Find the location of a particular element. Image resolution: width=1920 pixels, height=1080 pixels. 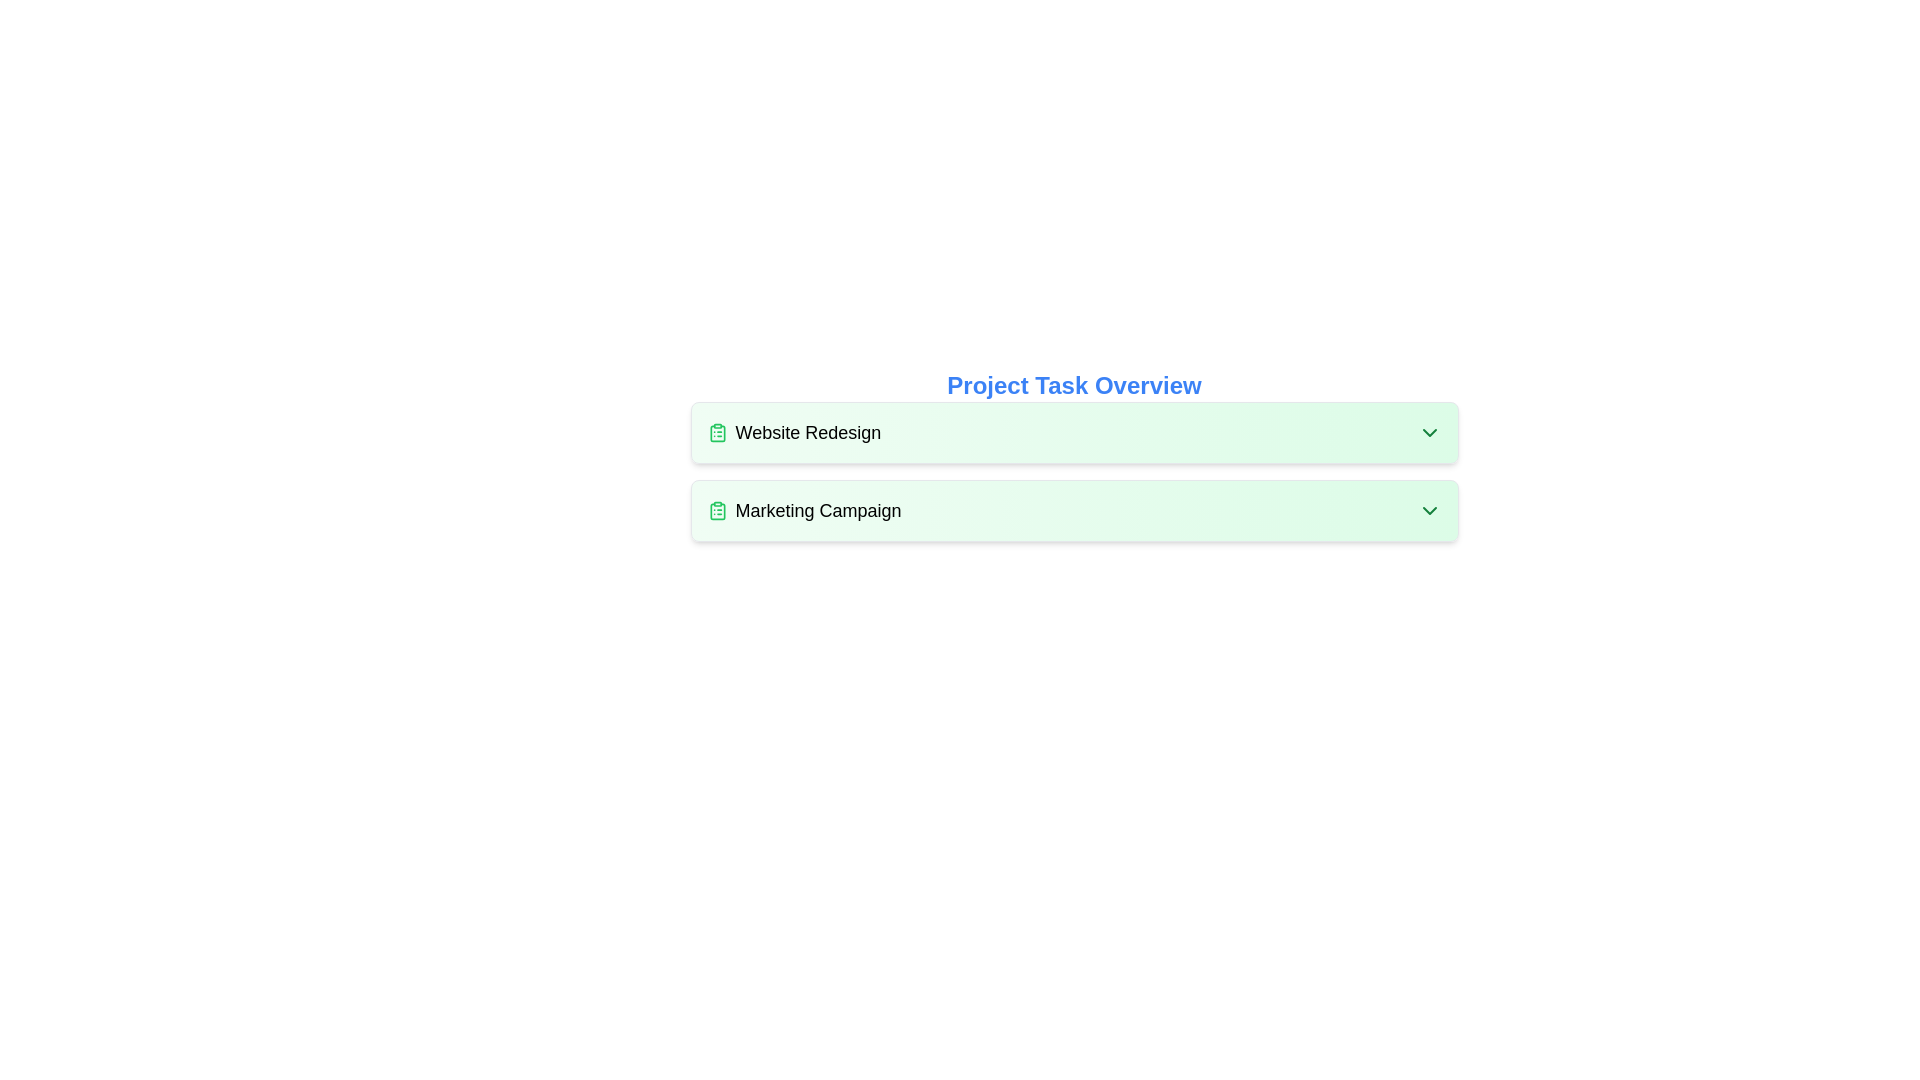

the downward-pointing green chevron icon located at the right side of the 'Marketing Campaign' row is located at coordinates (1428, 509).